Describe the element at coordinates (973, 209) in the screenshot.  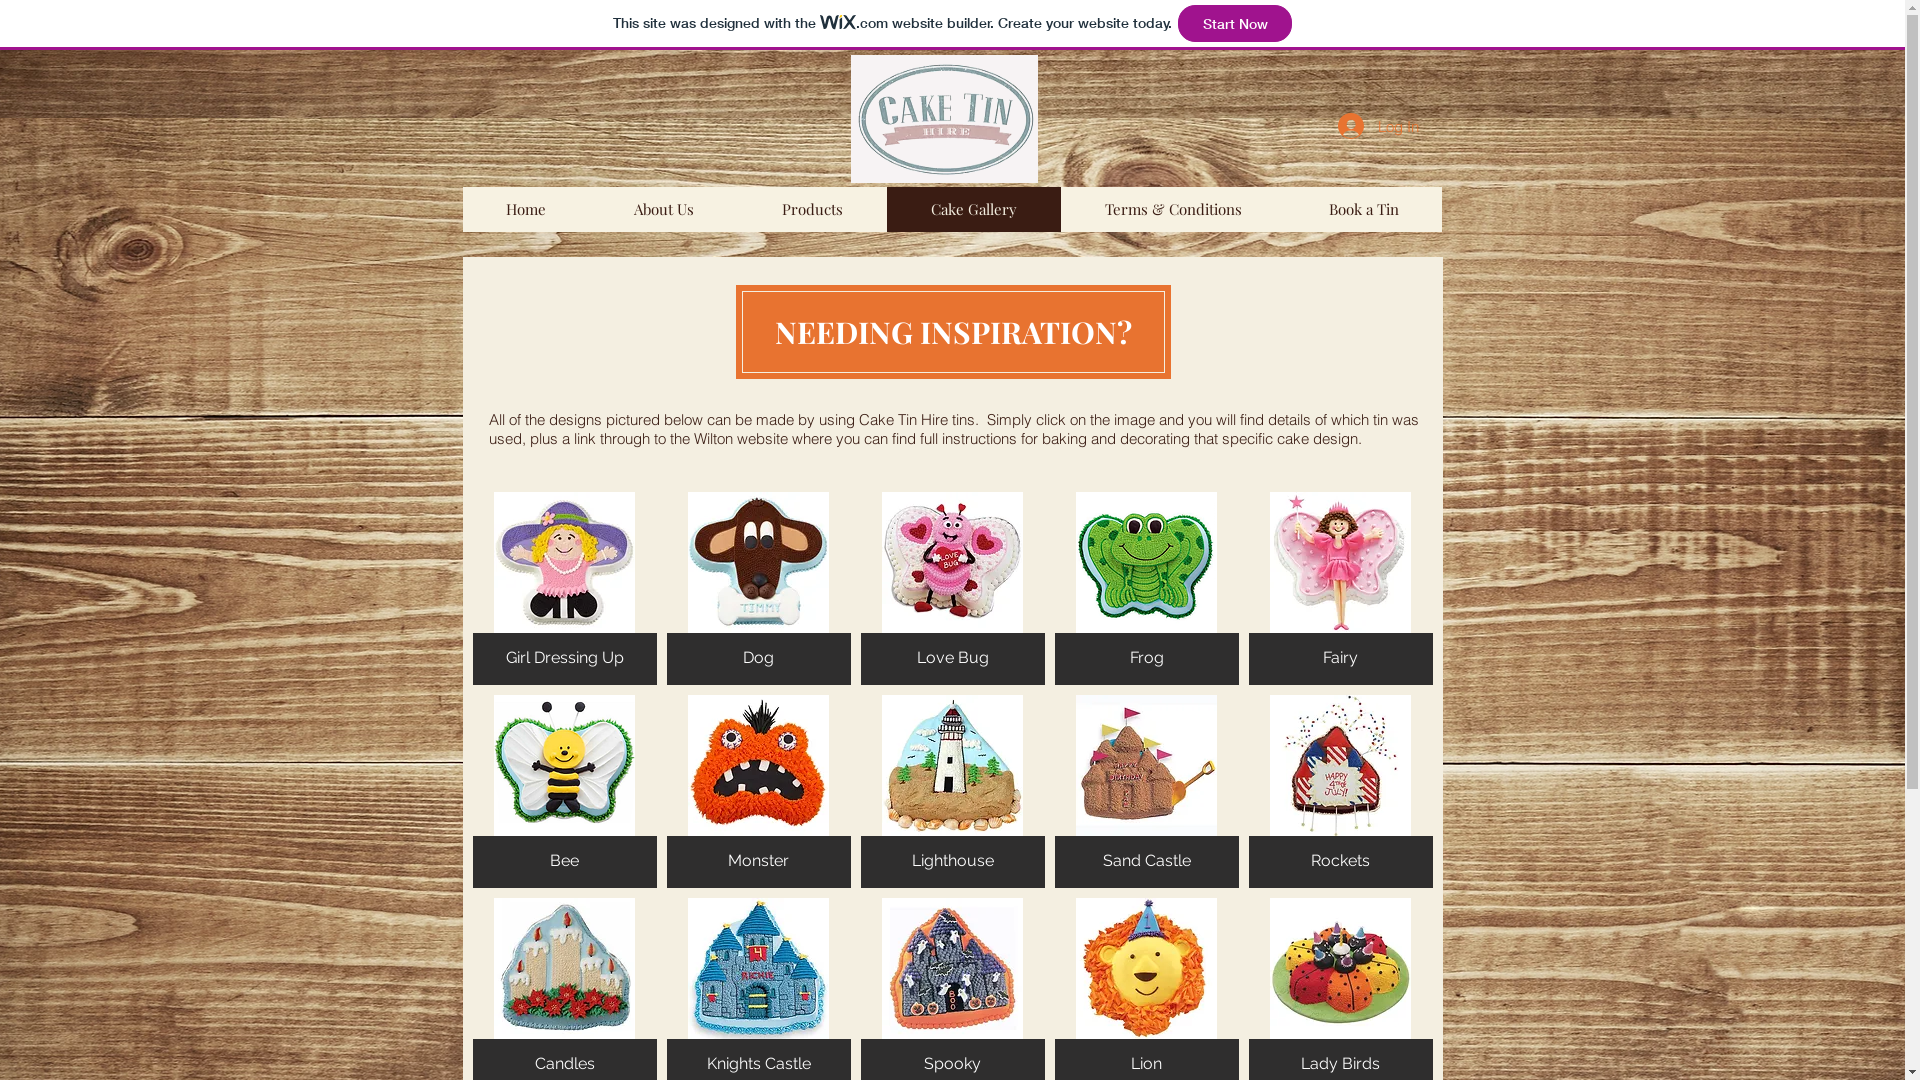
I see `'Cake Gallery'` at that location.